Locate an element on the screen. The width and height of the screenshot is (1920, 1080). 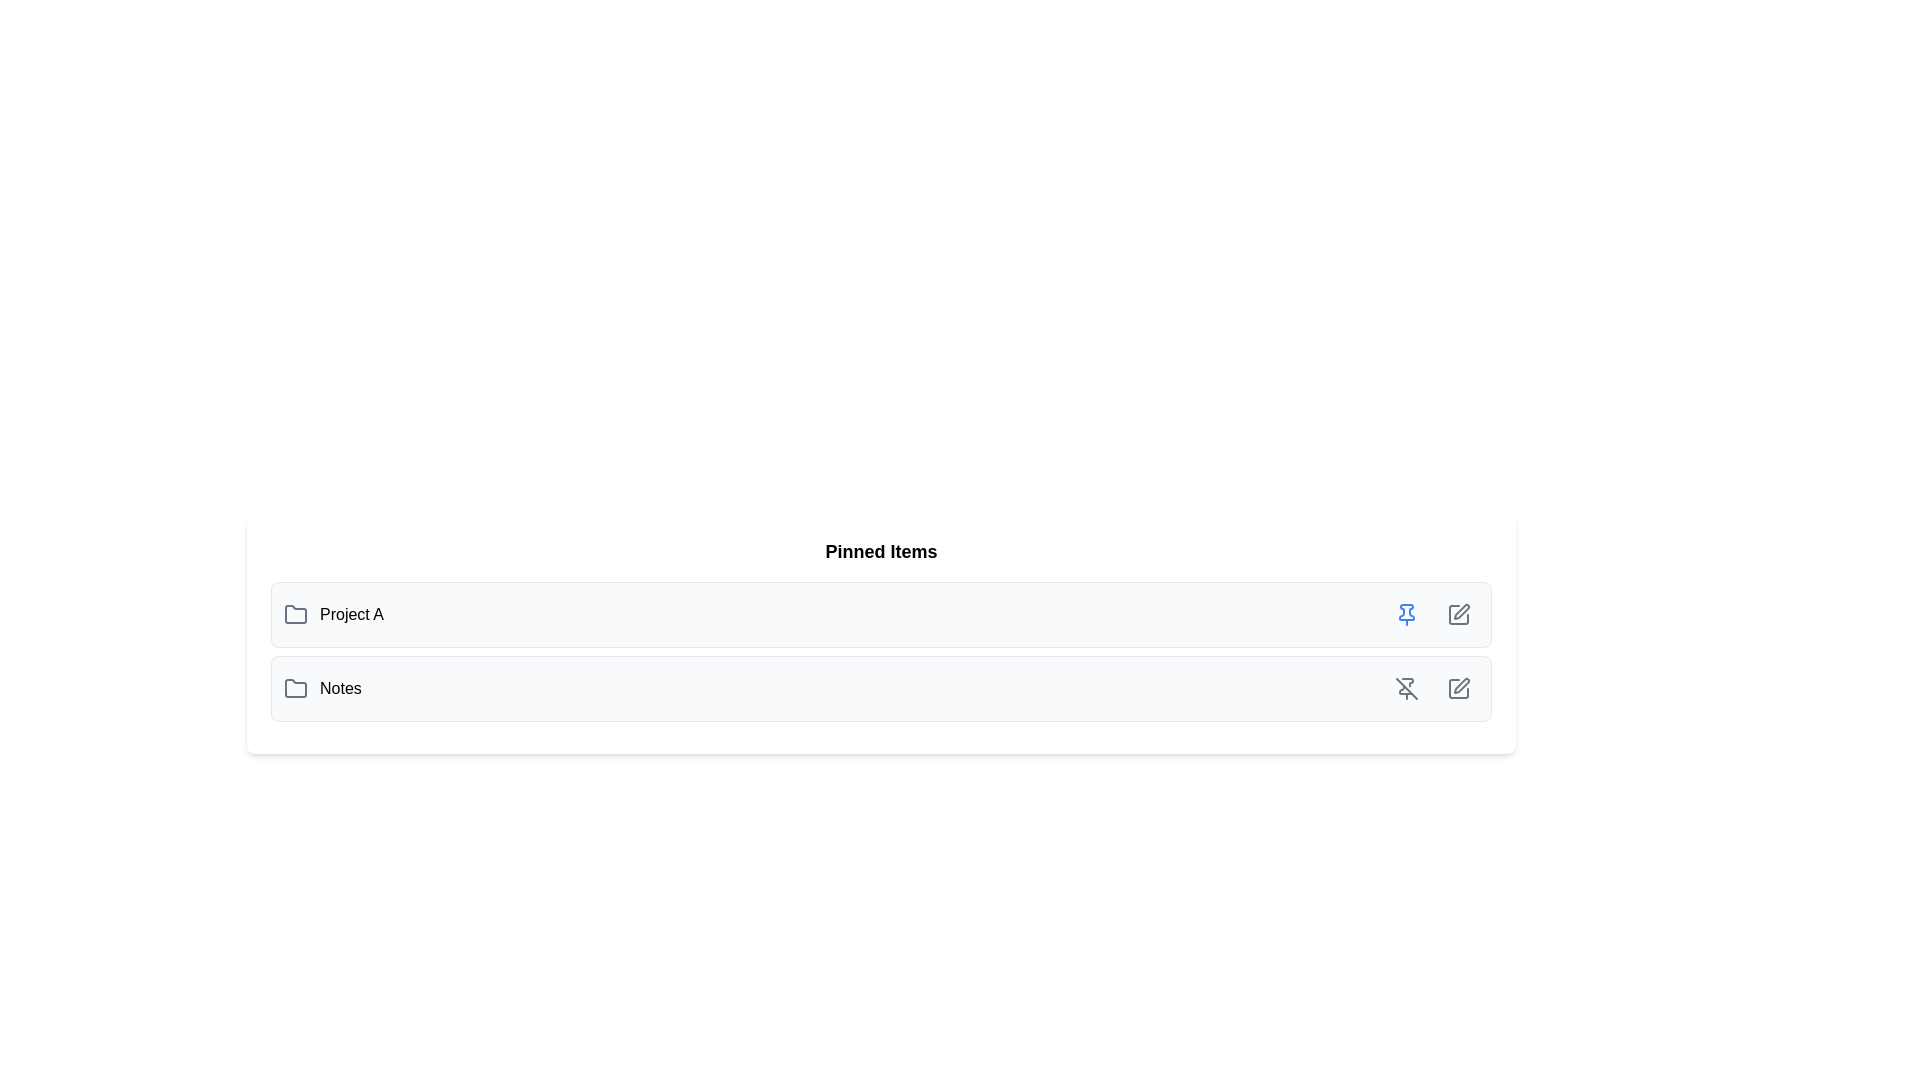
the unpin button located on the right side of the second item row in the 'Pinned Items' section to unpin the associated item is located at coordinates (1405, 688).